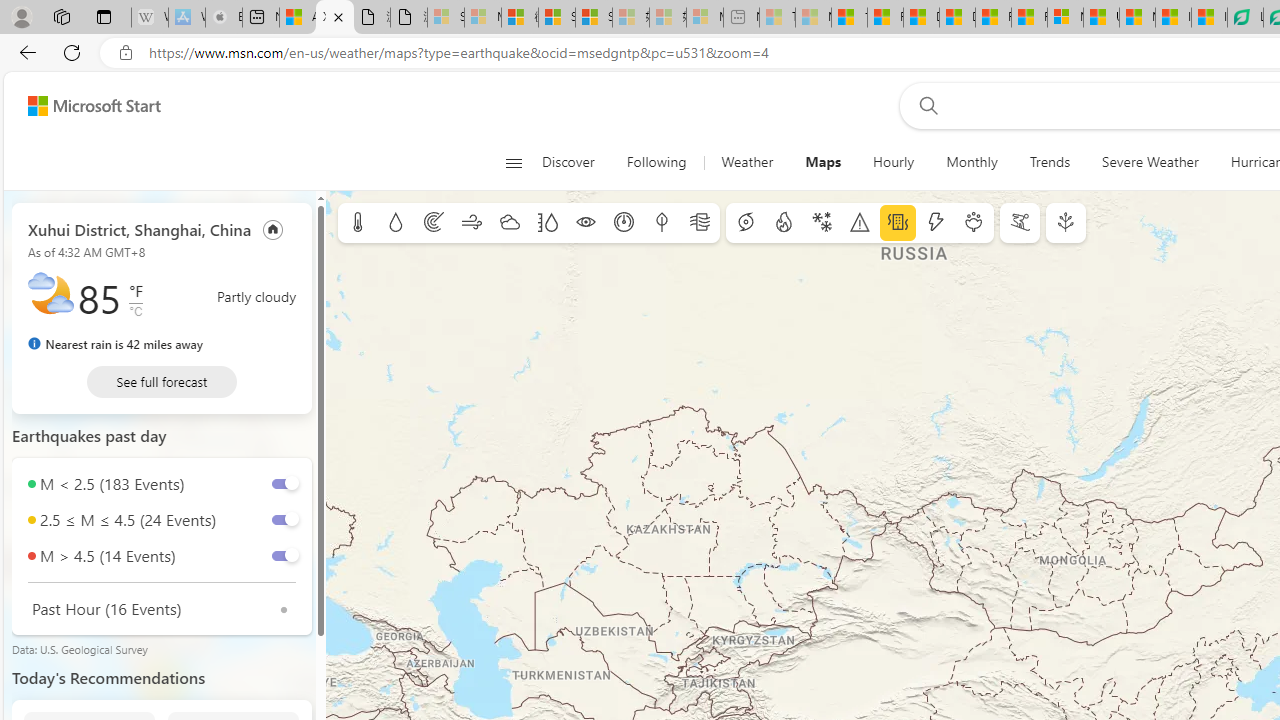 This screenshot has width=1280, height=720. I want to click on 'Maps', so click(823, 162).